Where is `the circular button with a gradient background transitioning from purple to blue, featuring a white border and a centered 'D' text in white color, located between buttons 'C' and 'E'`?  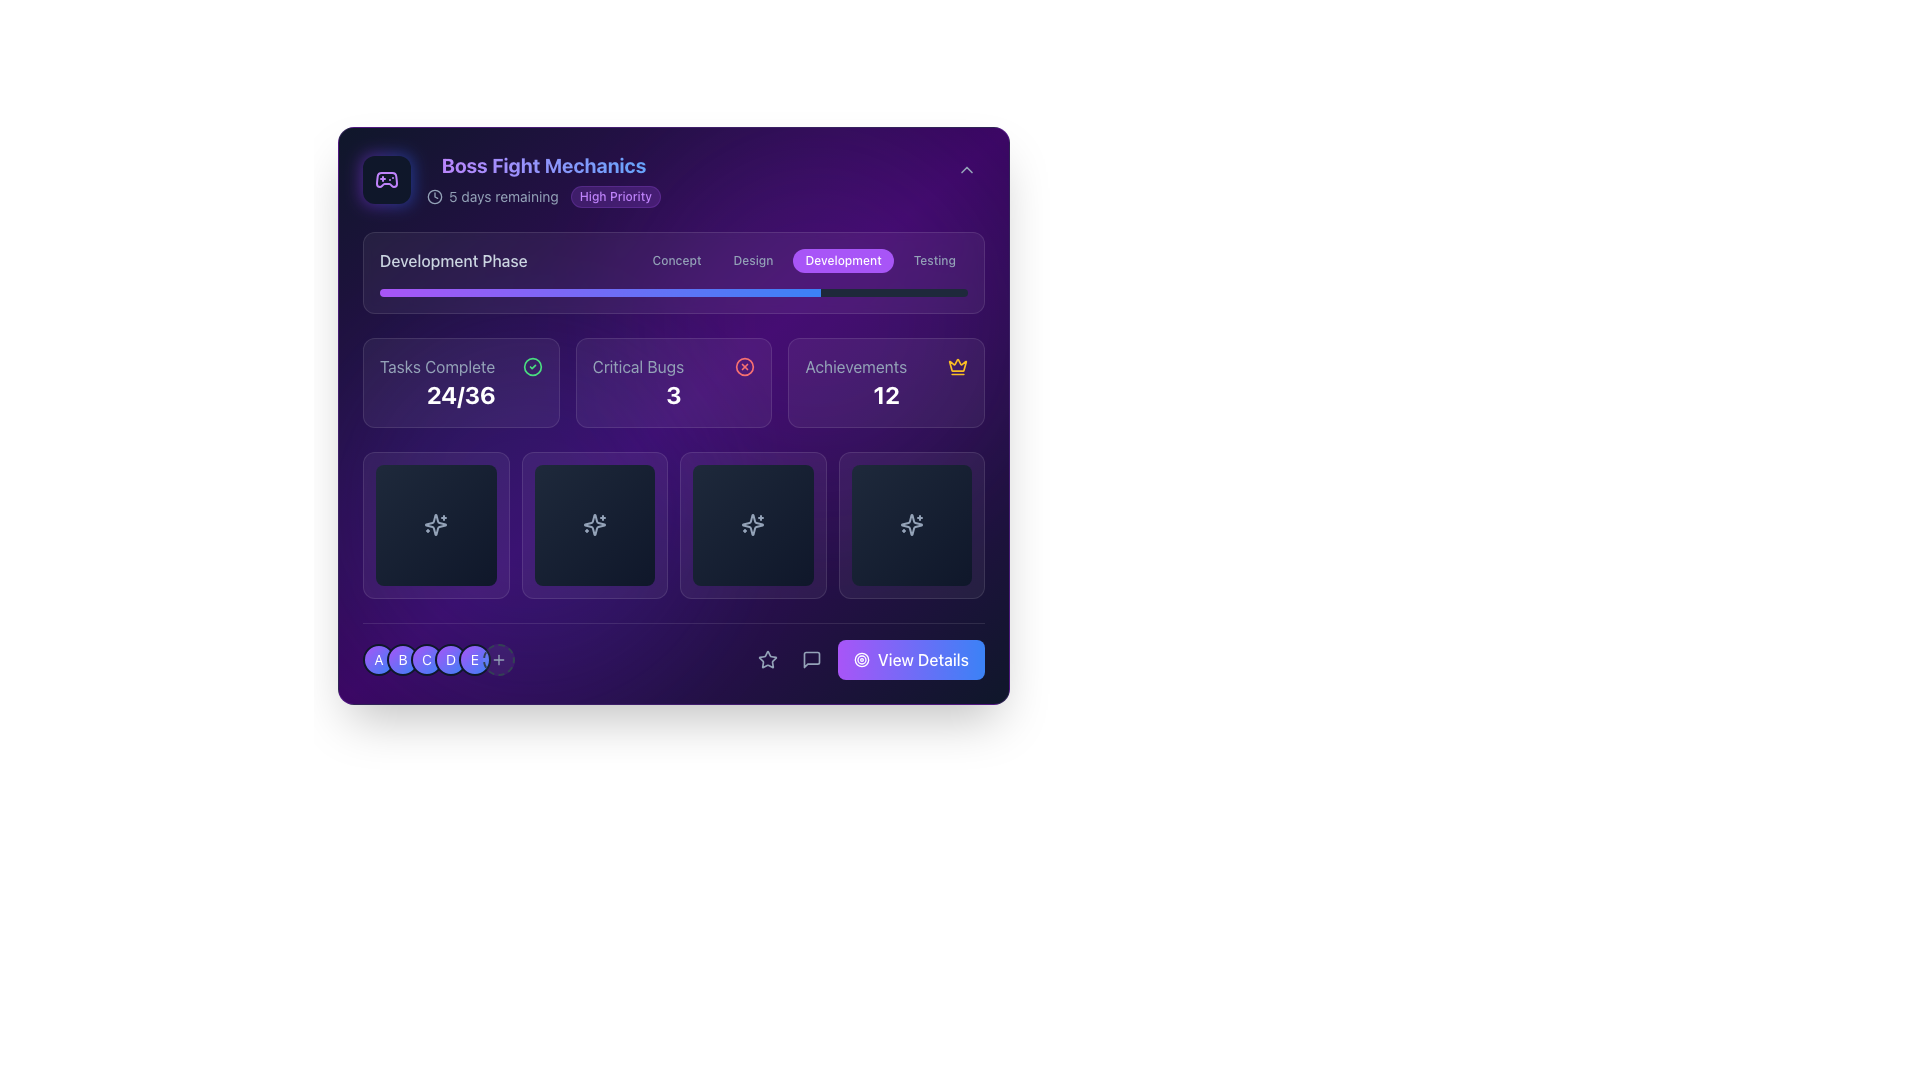
the circular button with a gradient background transitioning from purple to blue, featuring a white border and a centered 'D' text in white color, located between buttons 'C' and 'E' is located at coordinates (450, 659).